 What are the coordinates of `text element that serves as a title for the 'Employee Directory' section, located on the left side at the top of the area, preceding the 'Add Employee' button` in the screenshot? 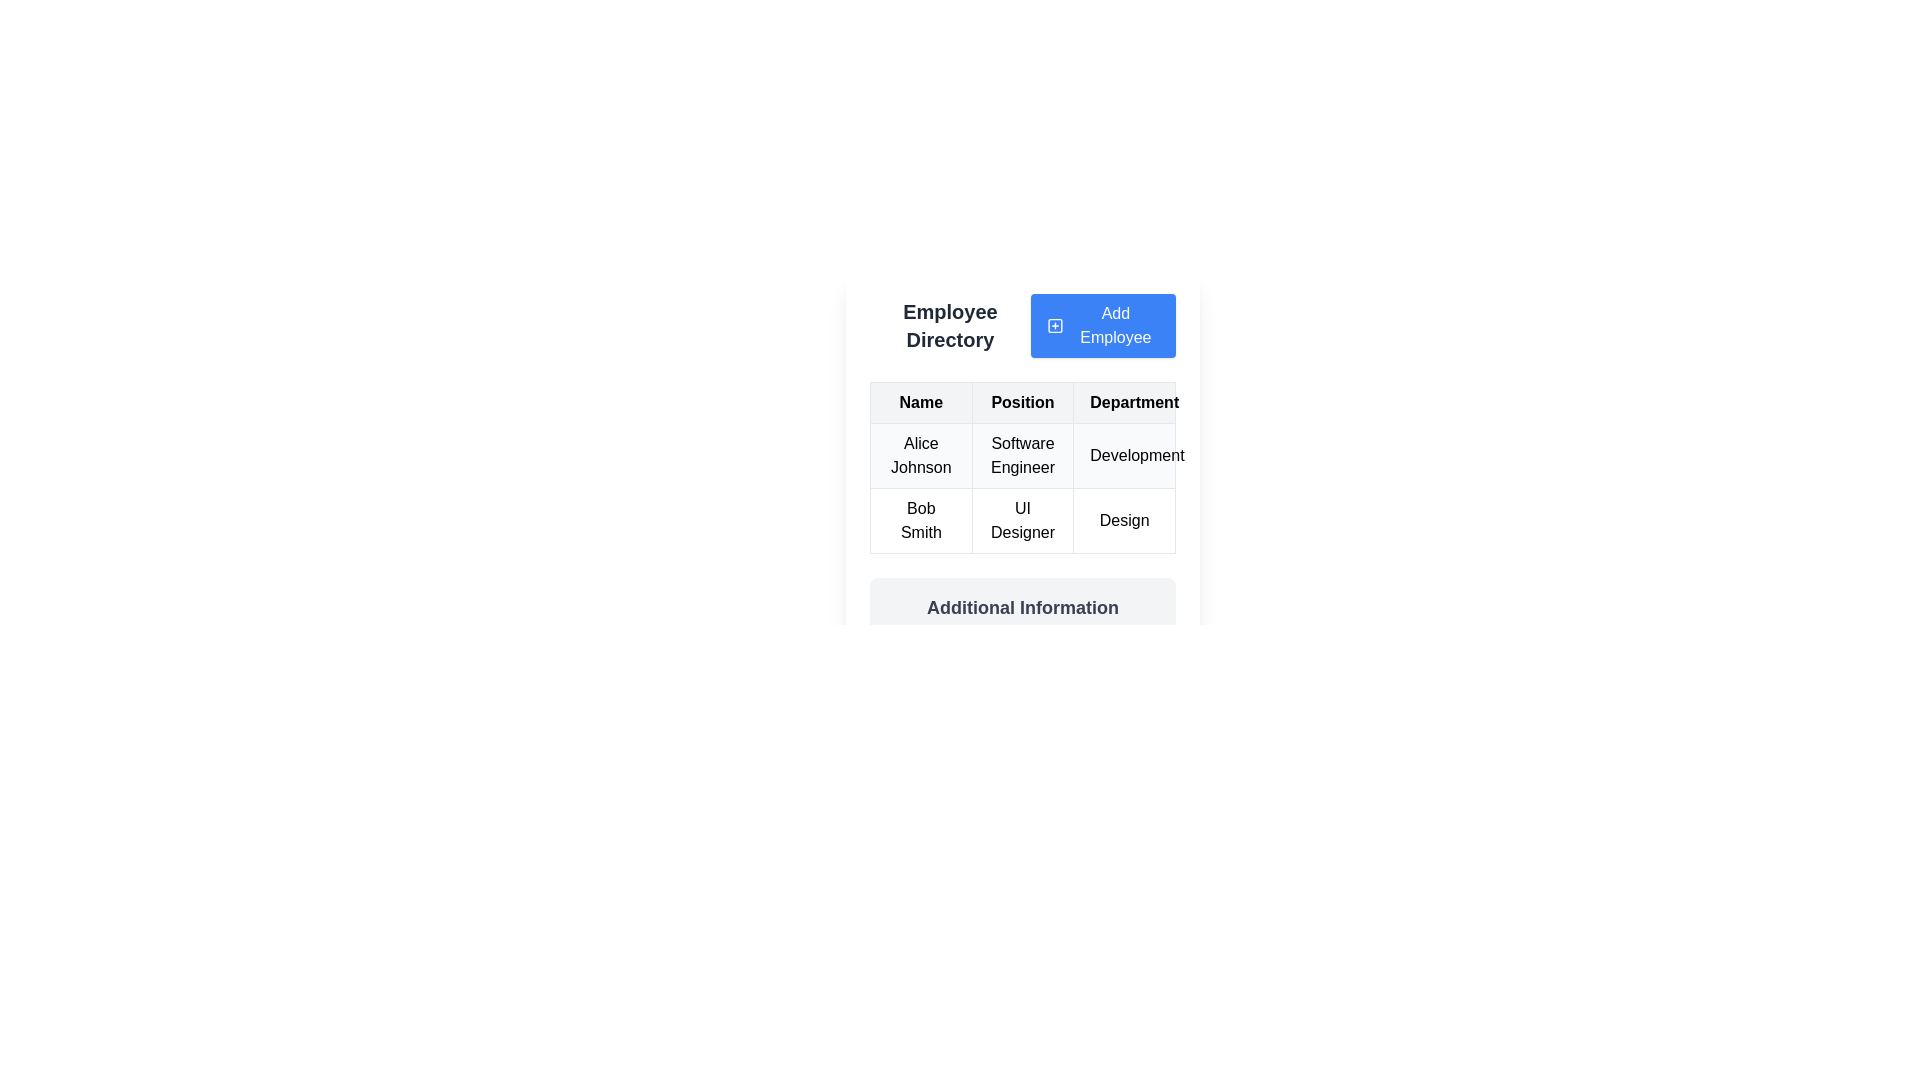 It's located at (949, 325).